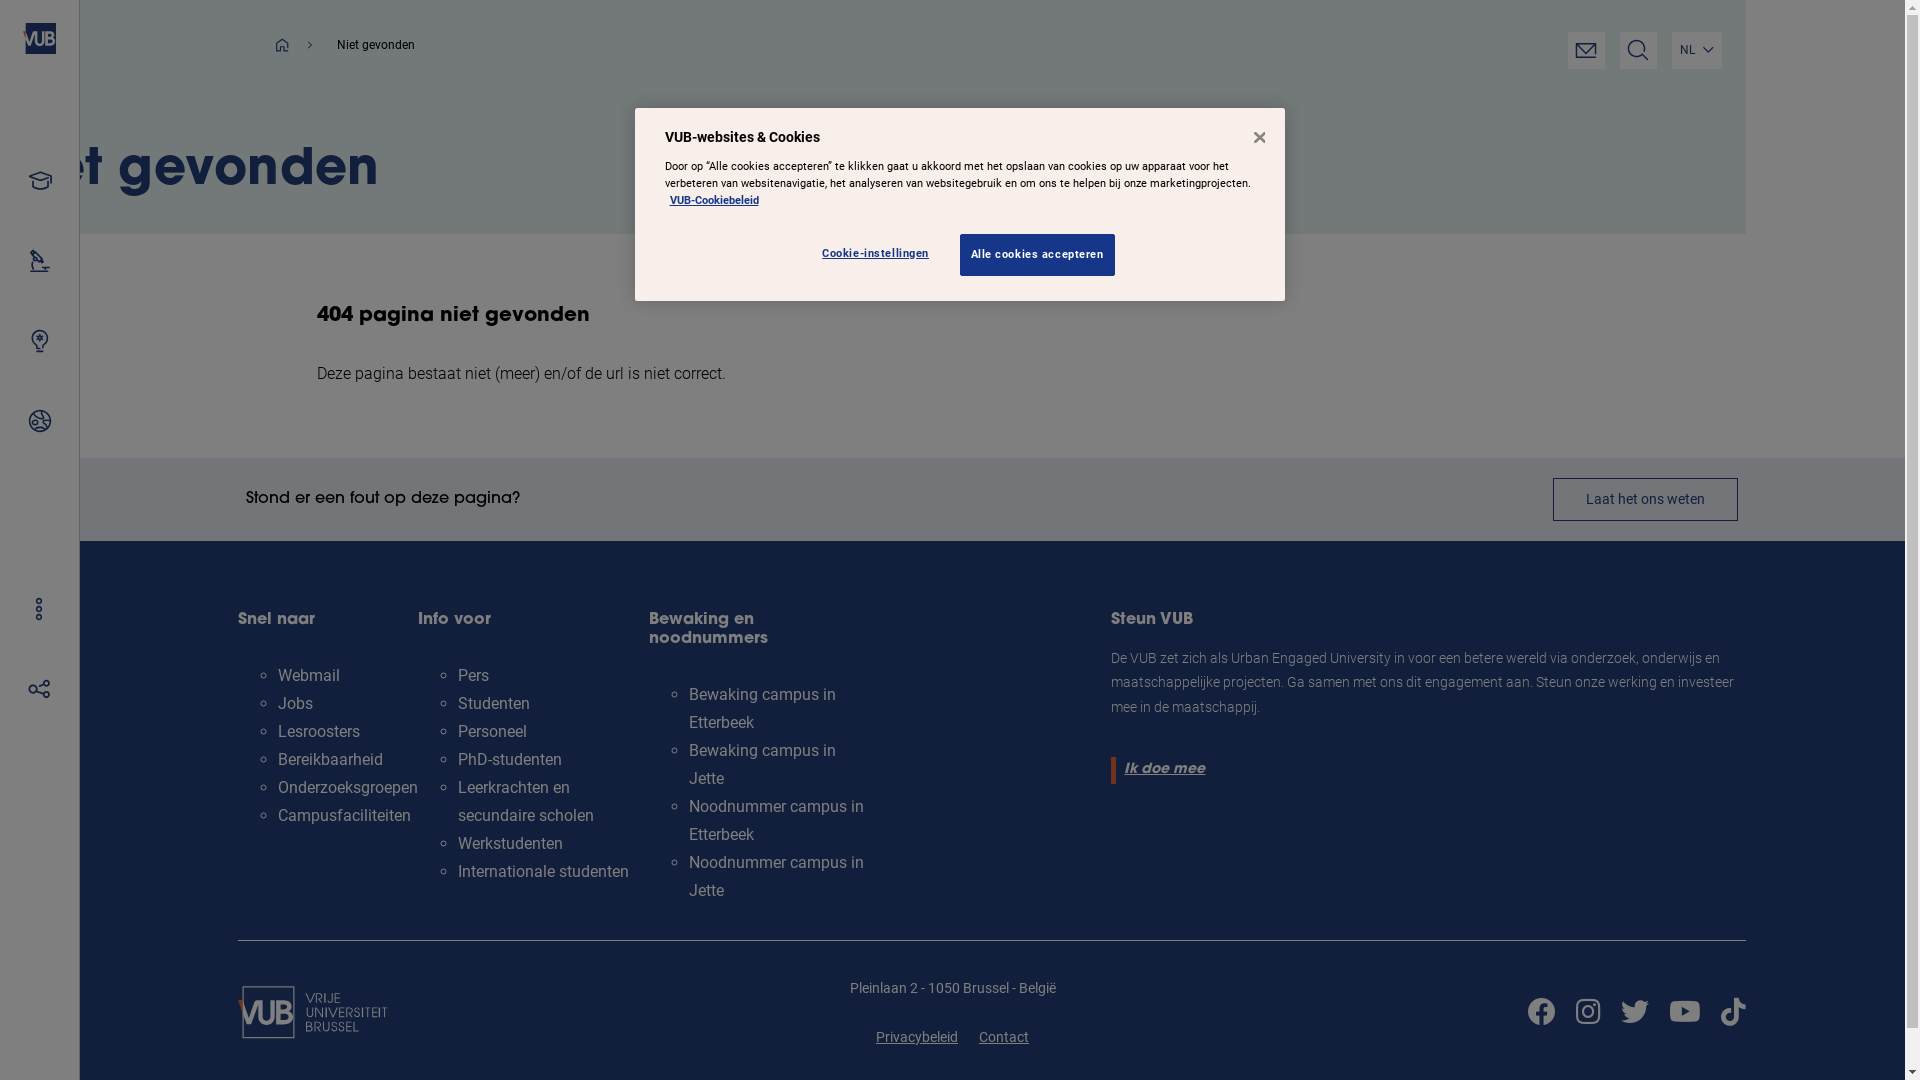 This screenshot has width=1920, height=1080. I want to click on 'VUB-Cookiebeleid', so click(714, 200).